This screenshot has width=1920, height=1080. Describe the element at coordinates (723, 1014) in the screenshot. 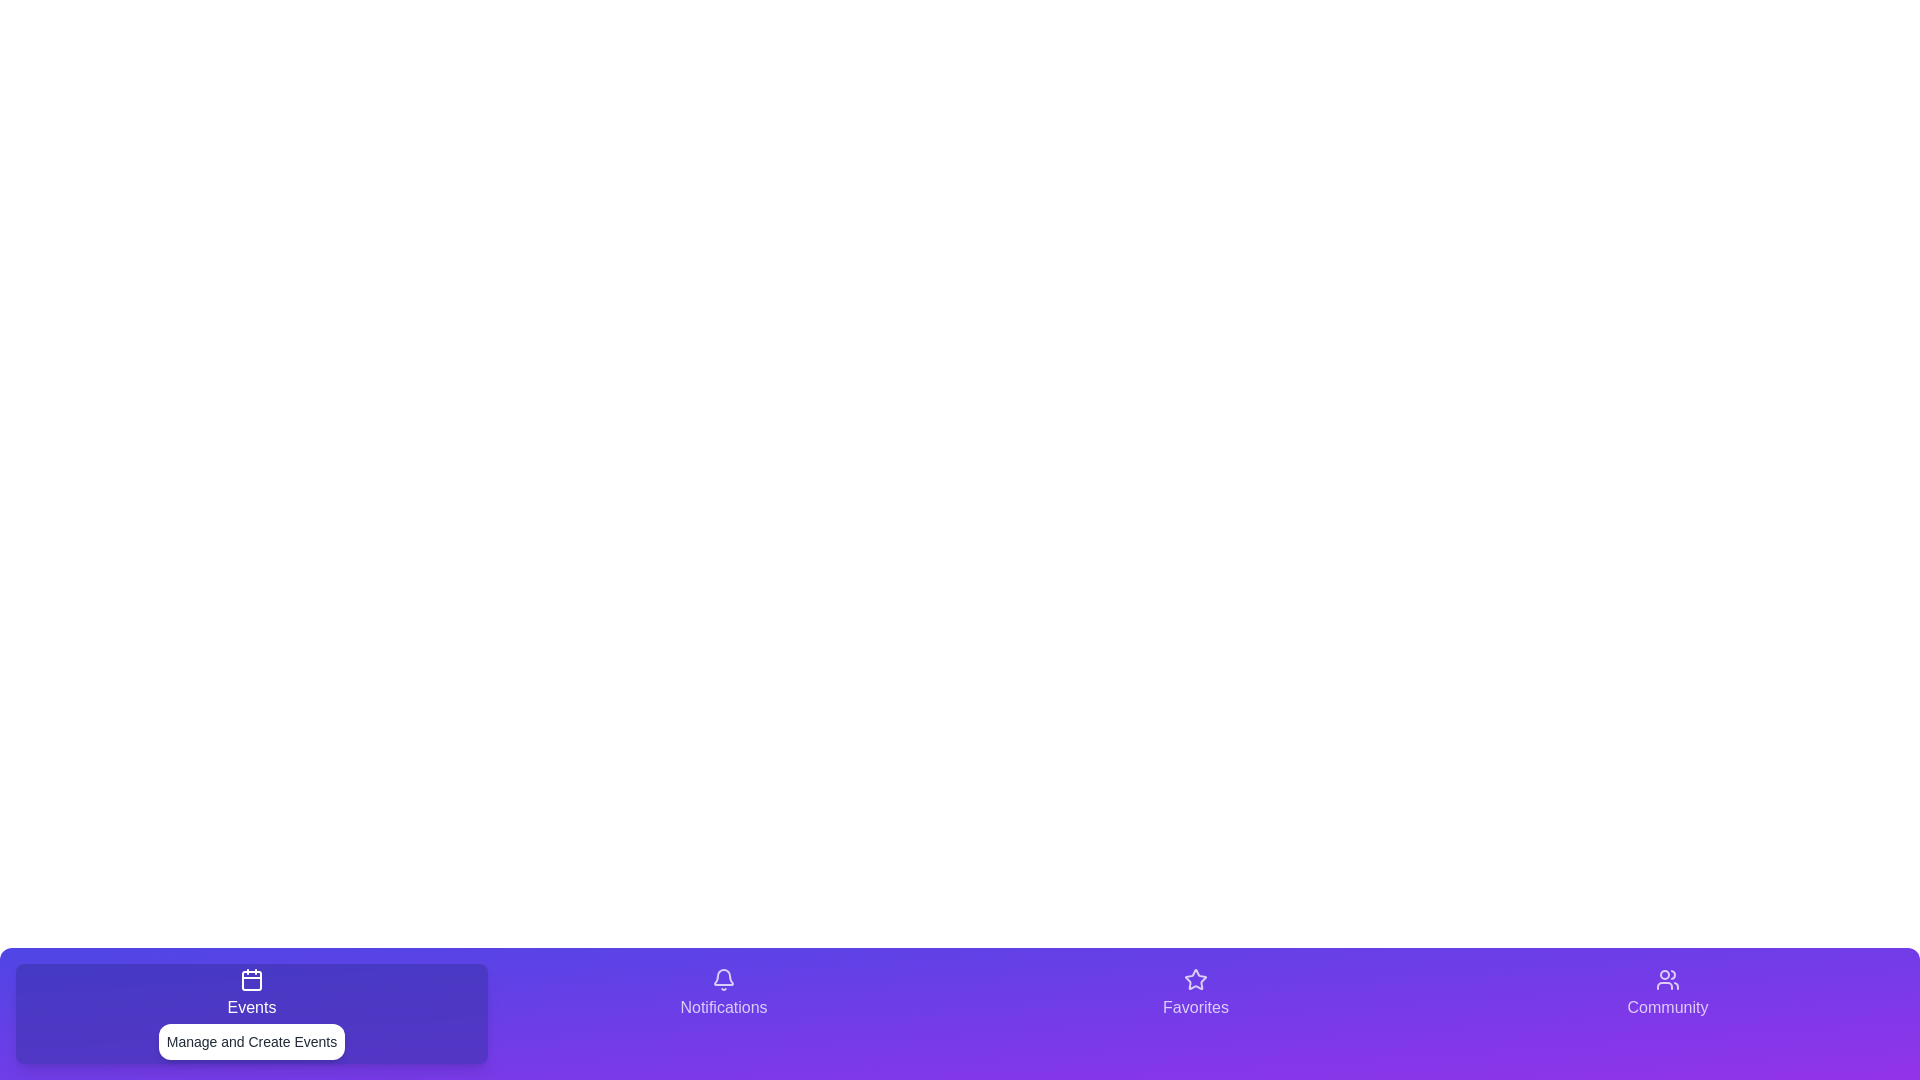

I see `the tab corresponding to Notifications` at that location.